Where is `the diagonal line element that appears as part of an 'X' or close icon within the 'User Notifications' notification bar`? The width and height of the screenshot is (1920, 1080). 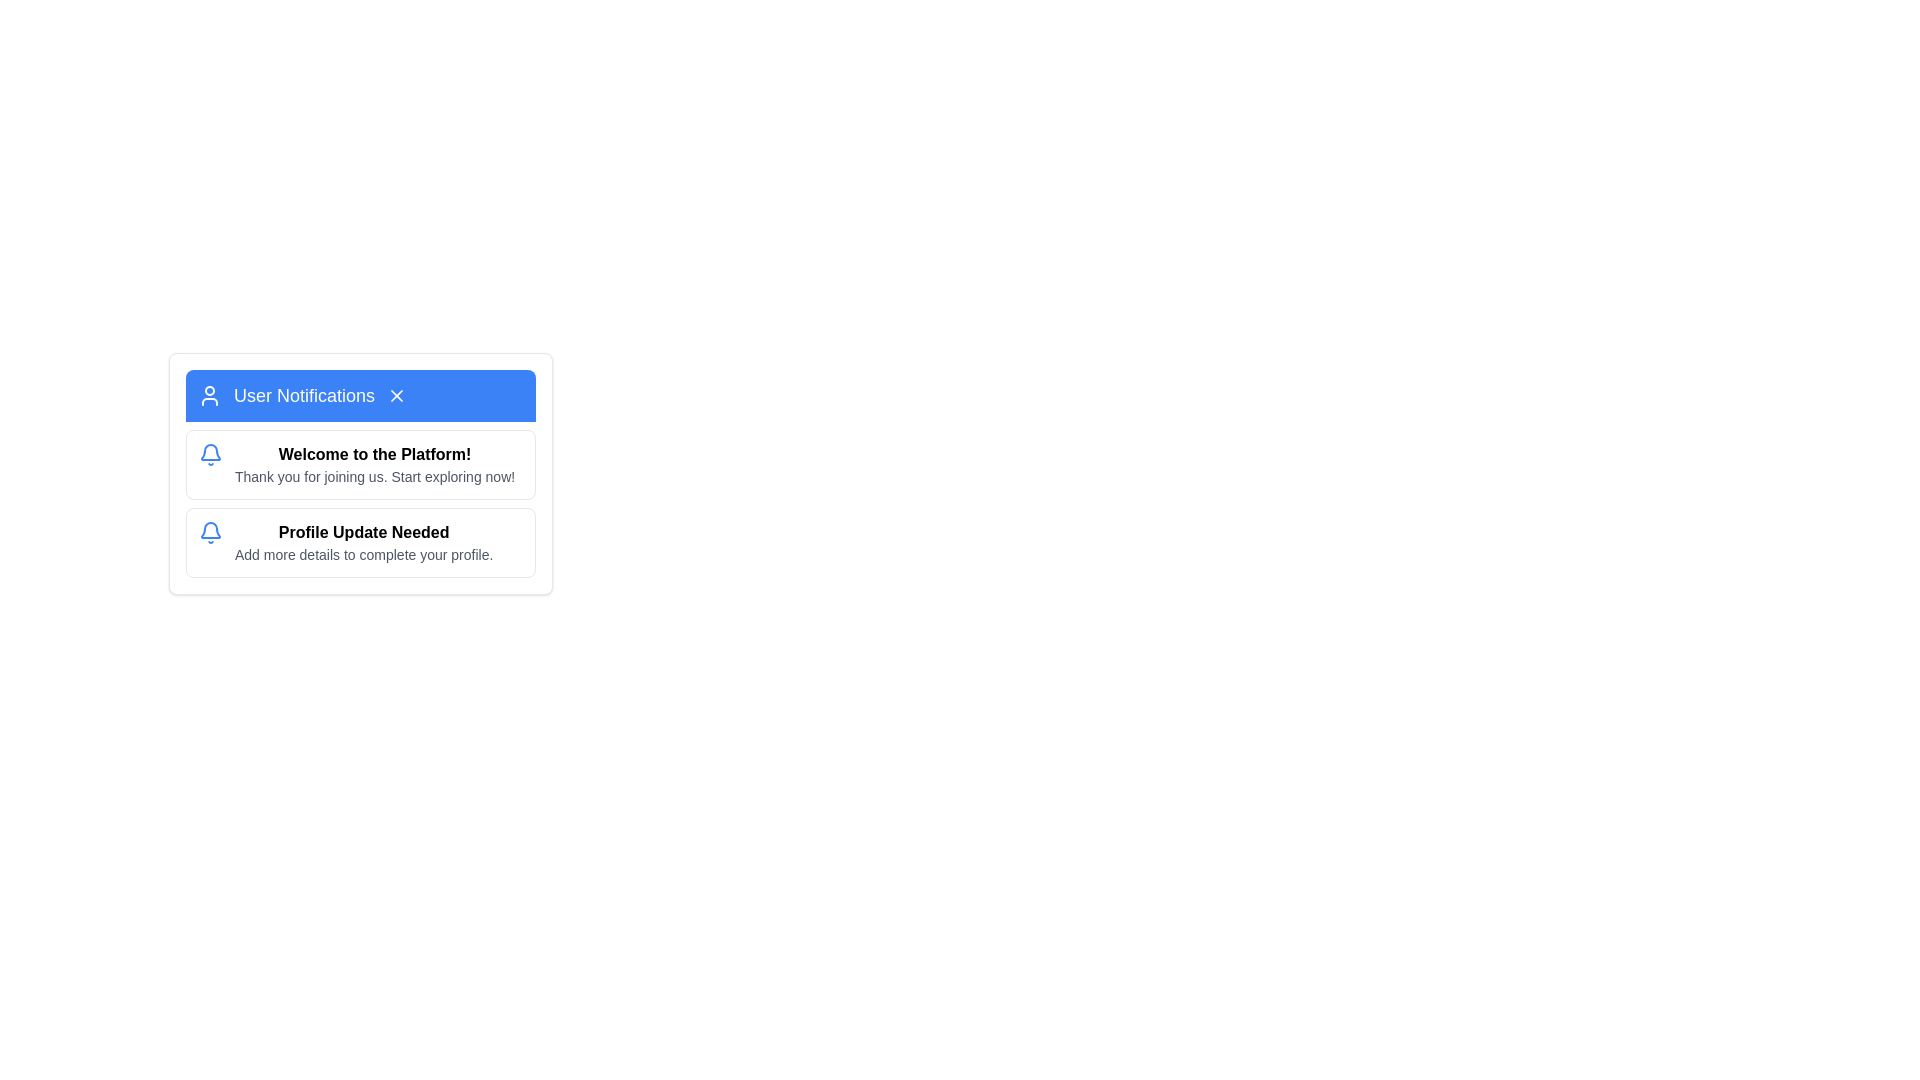
the diagonal line element that appears as part of an 'X' or close icon within the 'User Notifications' notification bar is located at coordinates (397, 396).